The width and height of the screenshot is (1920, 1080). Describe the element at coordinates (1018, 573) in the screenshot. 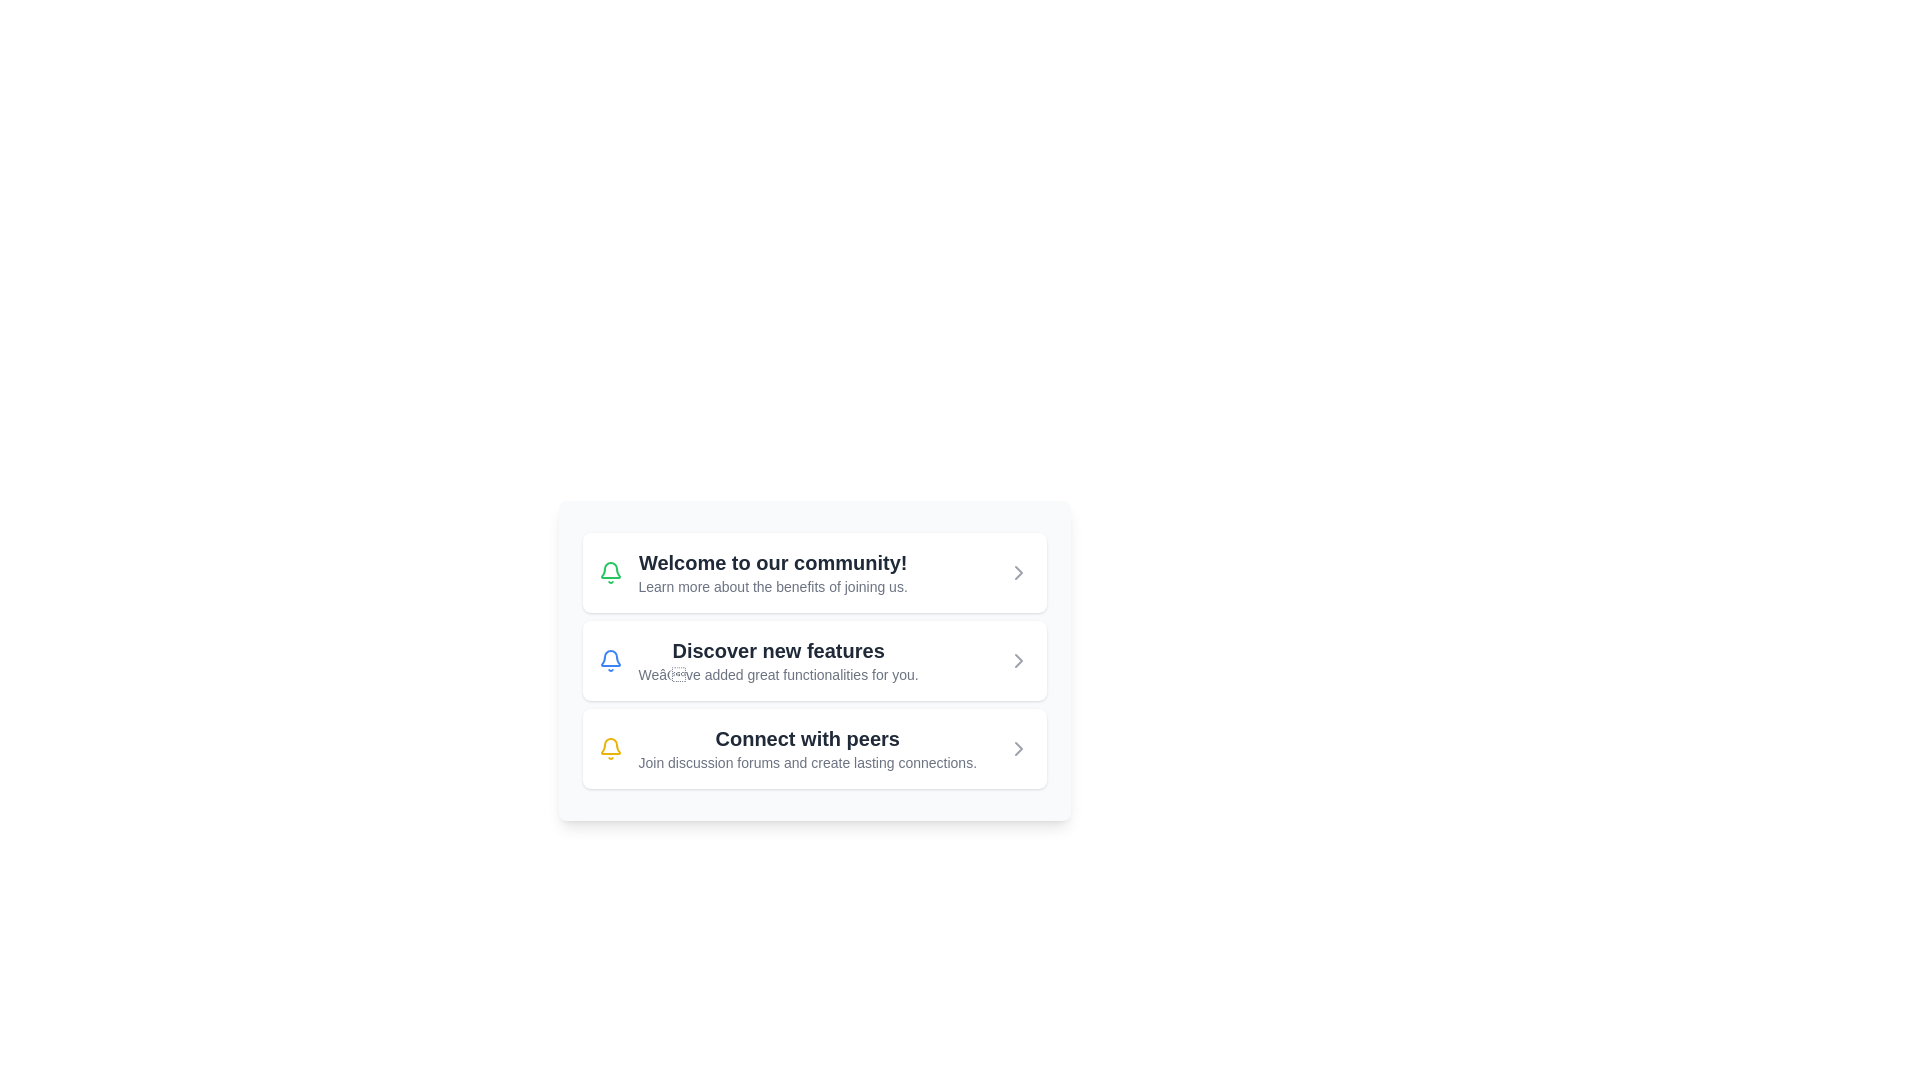

I see `the rightward navigation icon within the 'Discover new features' UI card section, positioned at the far right of the horizontally arranged list item` at that location.